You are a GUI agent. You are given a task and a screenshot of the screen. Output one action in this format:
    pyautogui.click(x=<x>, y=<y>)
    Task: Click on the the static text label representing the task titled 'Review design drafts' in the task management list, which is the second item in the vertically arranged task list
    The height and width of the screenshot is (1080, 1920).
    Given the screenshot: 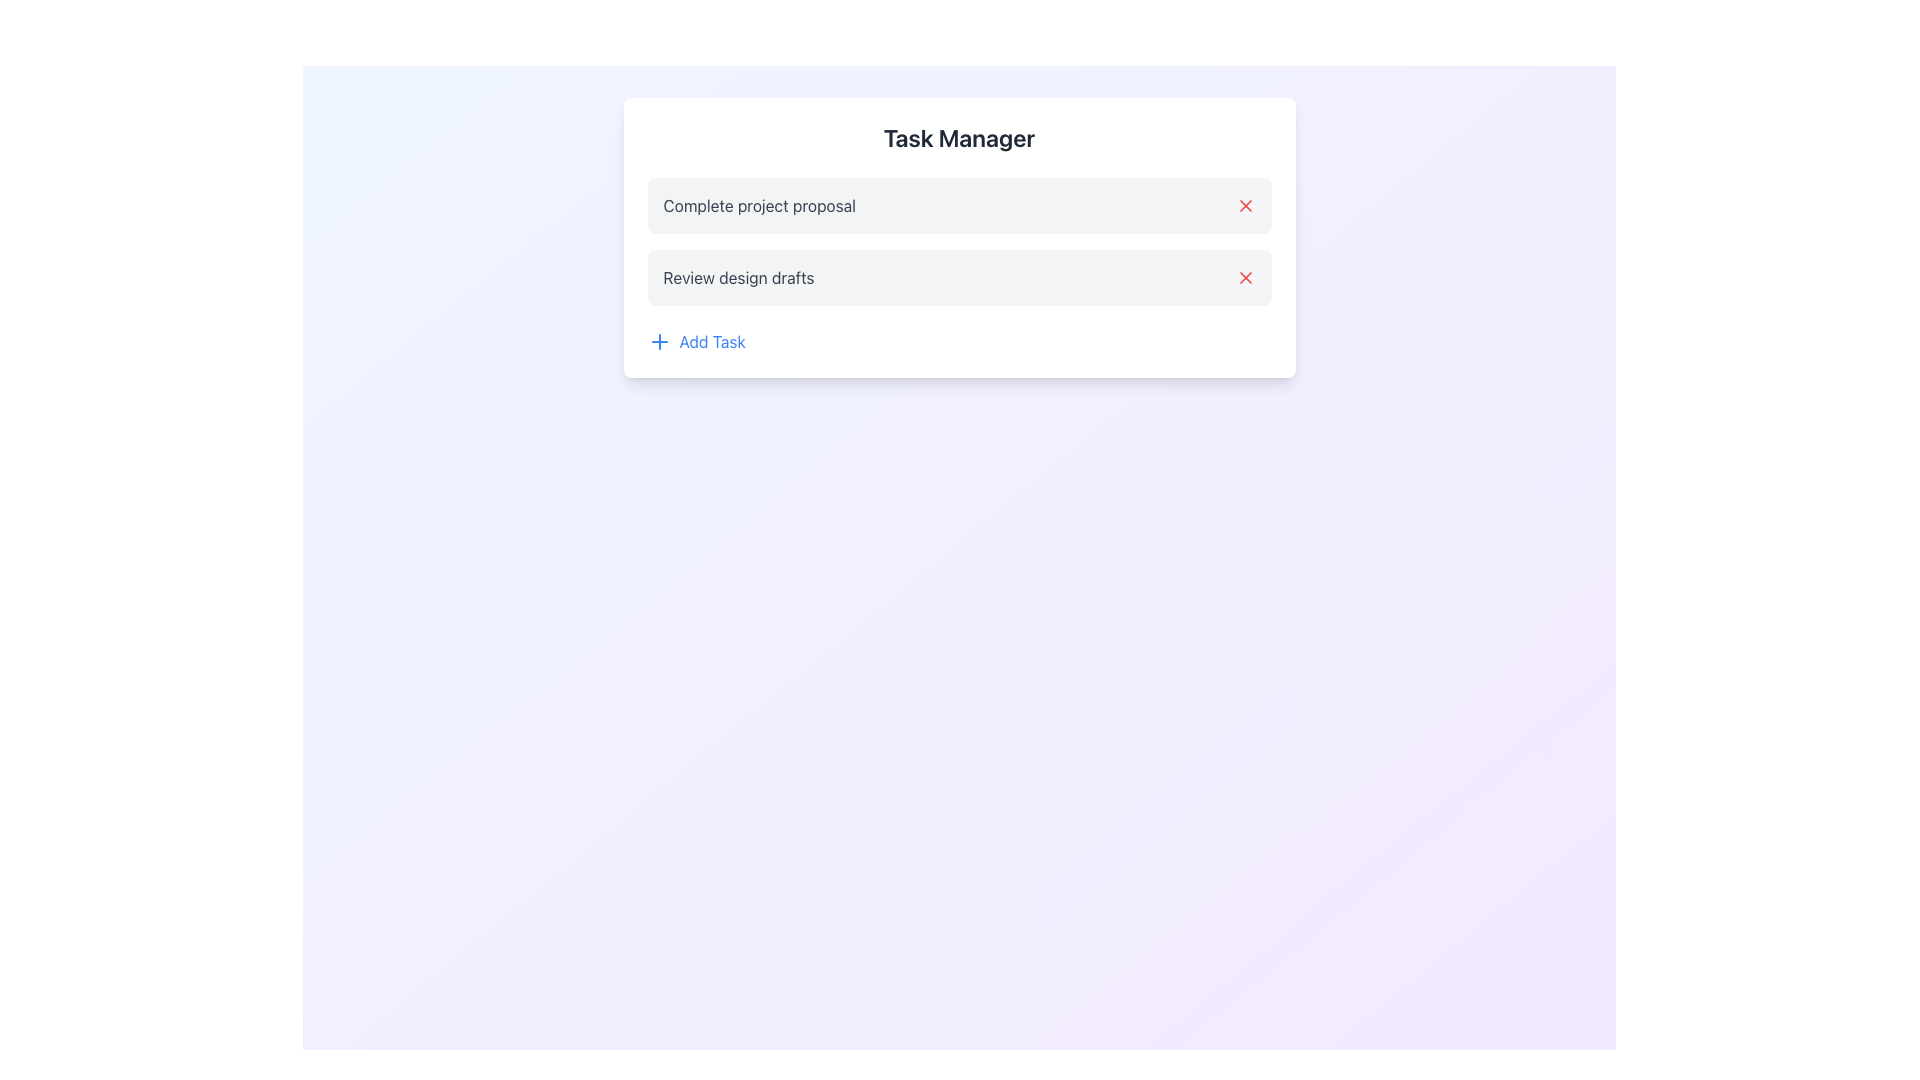 What is the action you would take?
    pyautogui.click(x=738, y=277)
    